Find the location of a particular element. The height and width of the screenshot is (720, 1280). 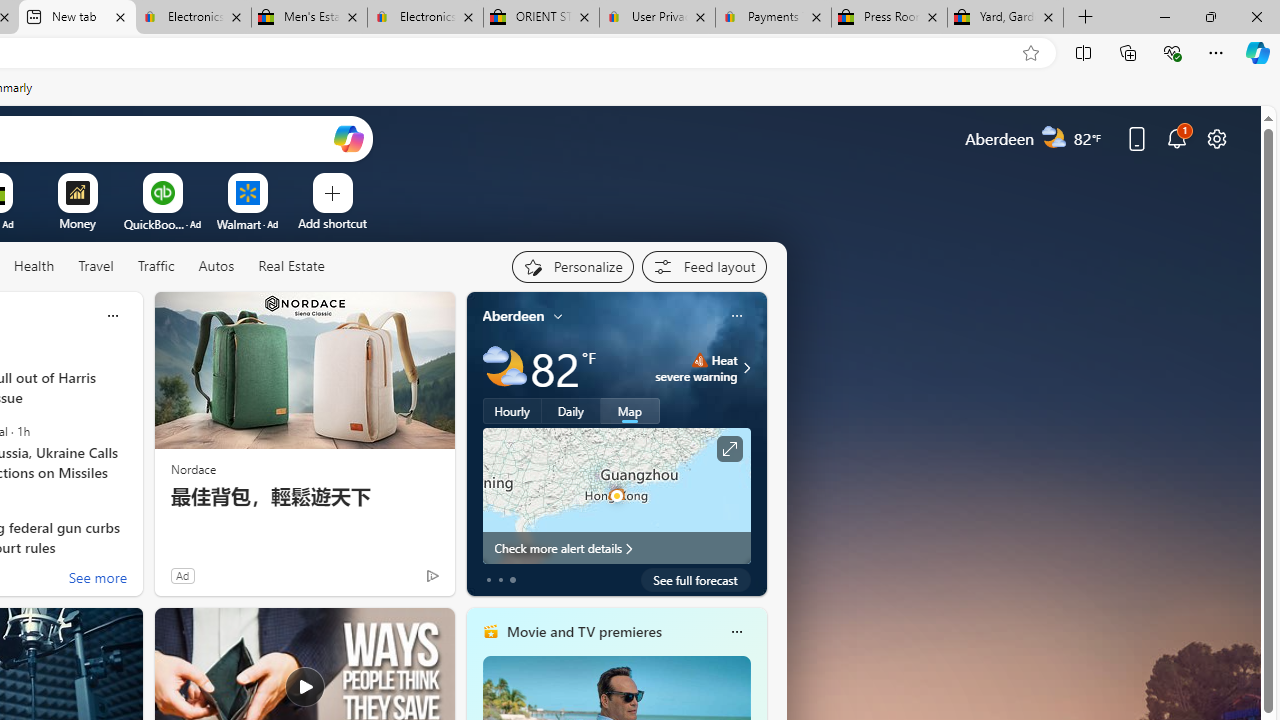

'tab-1' is located at coordinates (500, 579).